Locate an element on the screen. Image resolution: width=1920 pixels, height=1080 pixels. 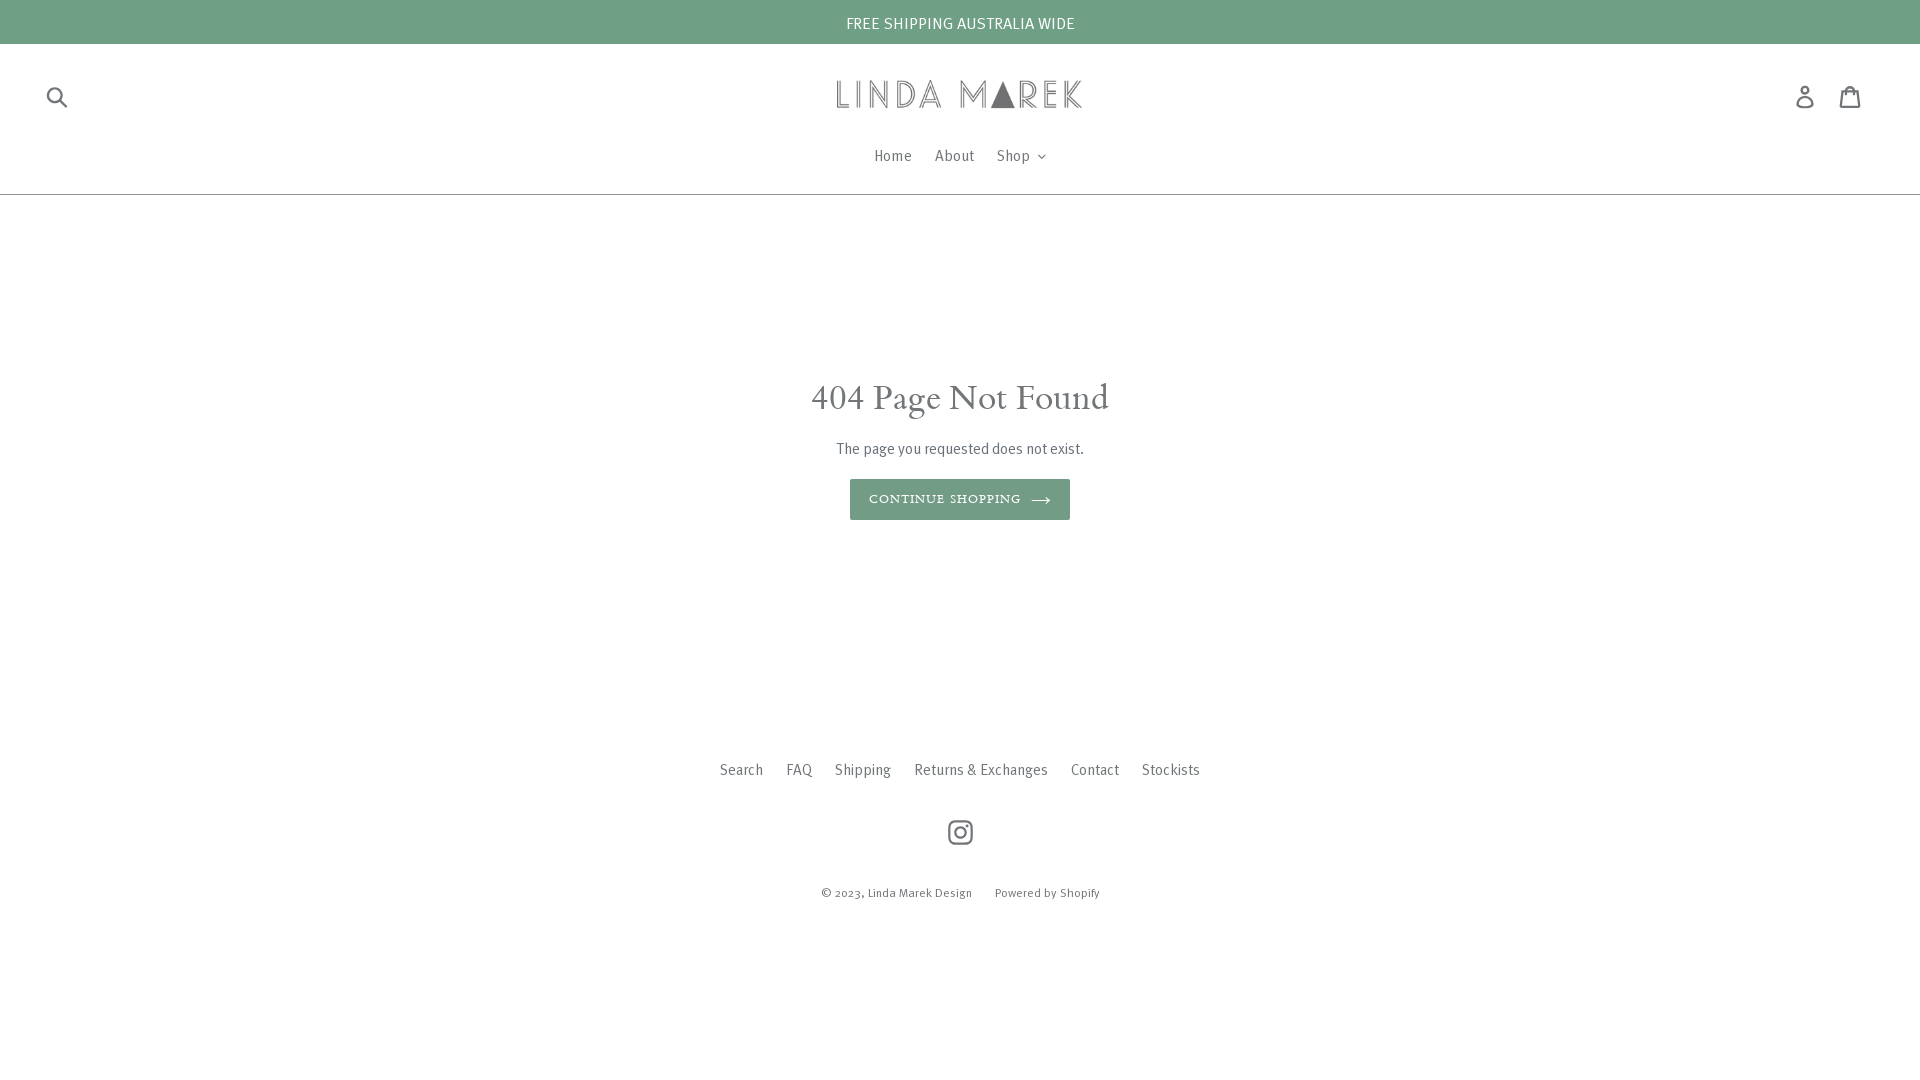
'Shipping' is located at coordinates (863, 767).